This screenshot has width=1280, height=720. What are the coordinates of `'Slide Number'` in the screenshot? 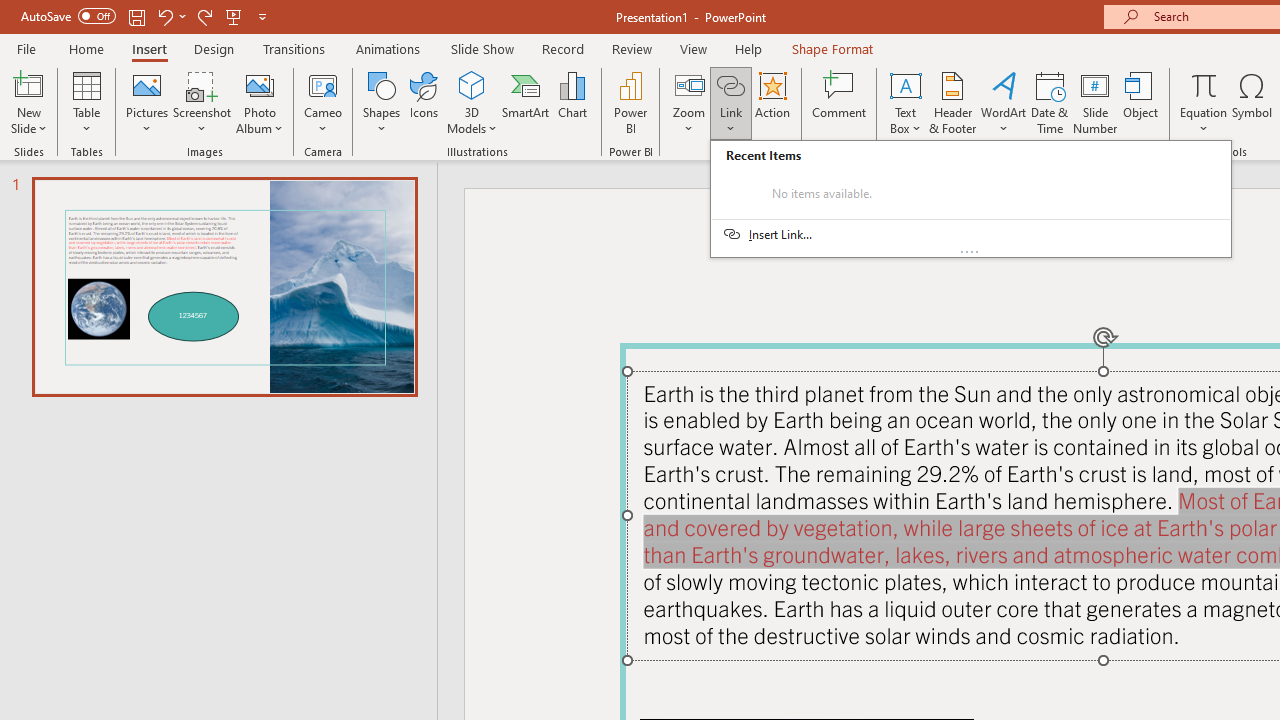 It's located at (1094, 103).